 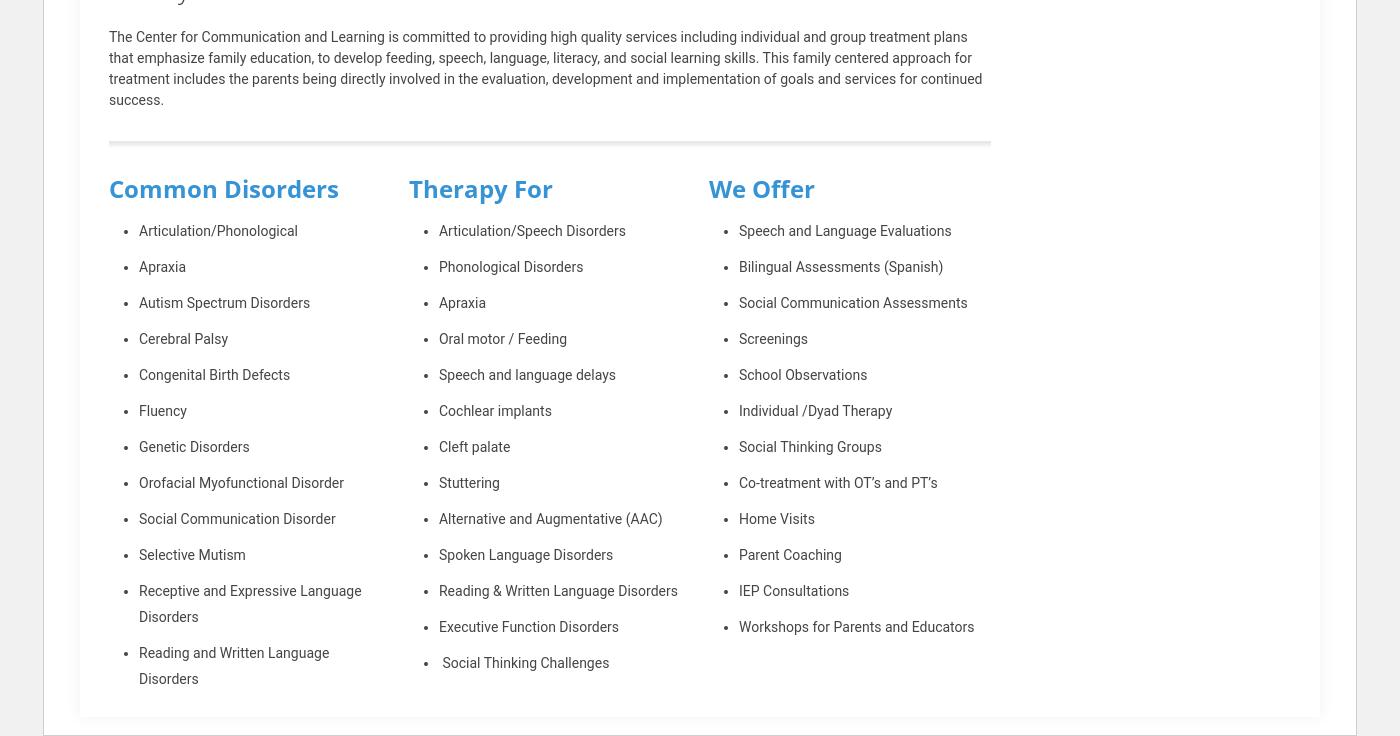 What do you see at coordinates (194, 446) in the screenshot?
I see `'Genetic Disorders'` at bounding box center [194, 446].